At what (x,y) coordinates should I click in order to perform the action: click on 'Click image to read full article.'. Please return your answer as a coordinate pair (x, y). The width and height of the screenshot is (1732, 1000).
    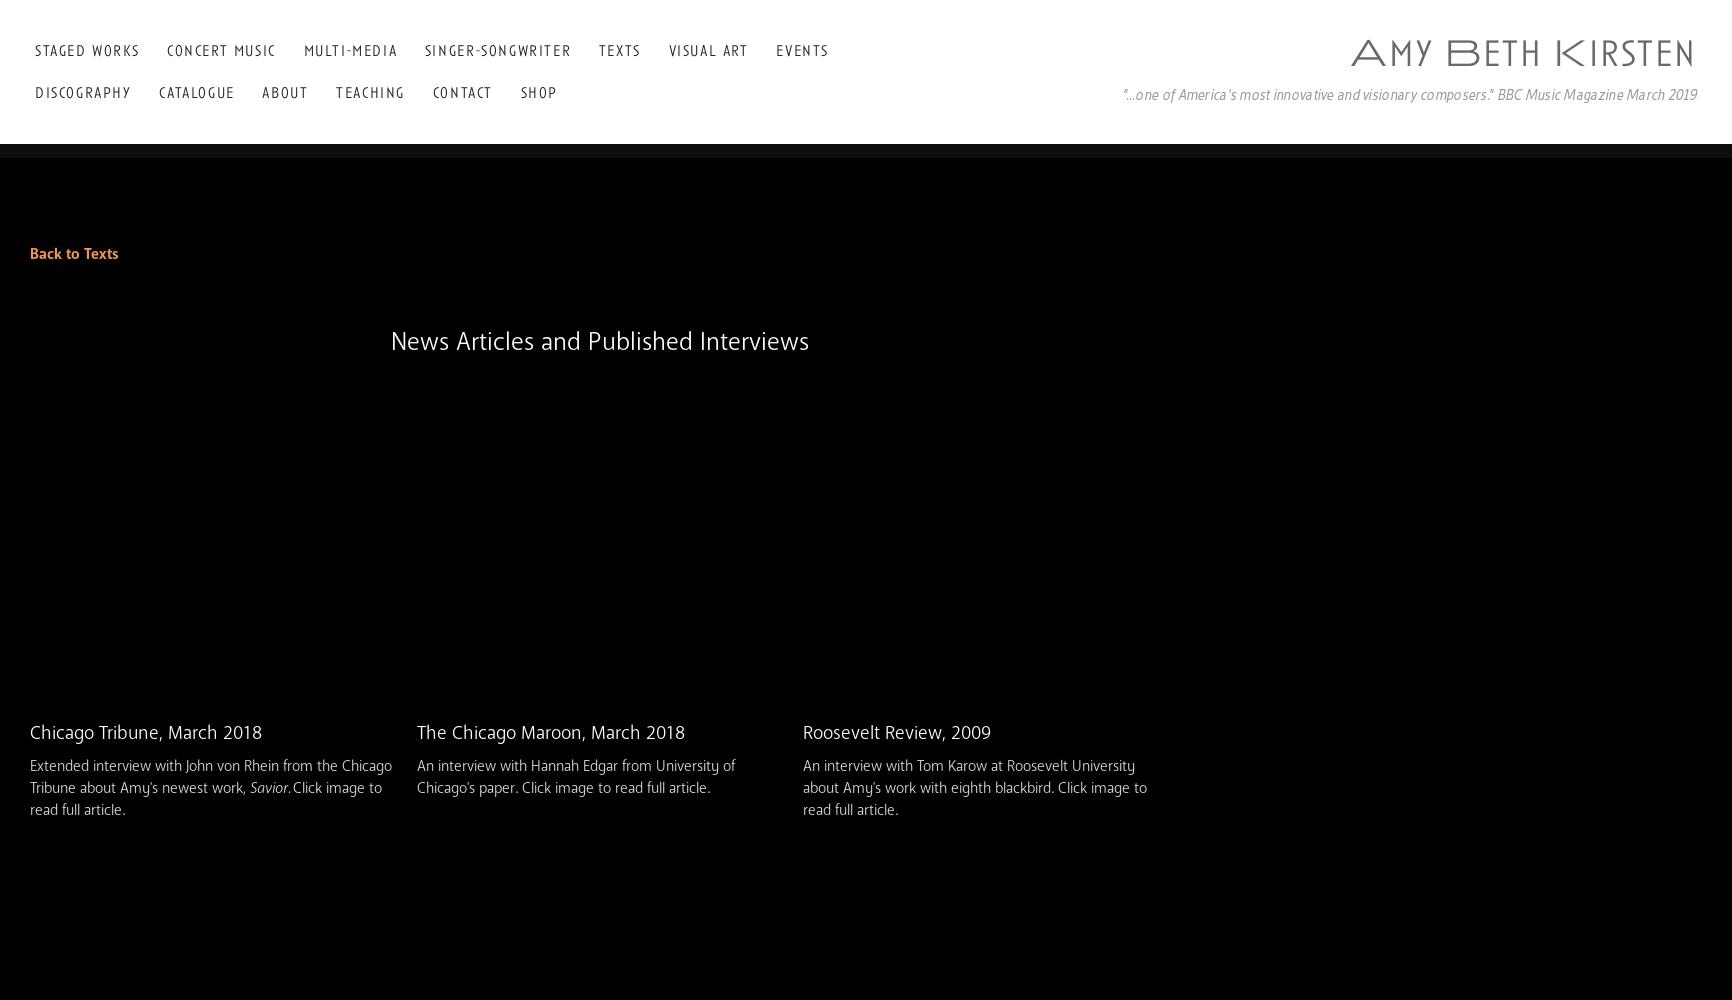
    Looking at the image, I should click on (205, 799).